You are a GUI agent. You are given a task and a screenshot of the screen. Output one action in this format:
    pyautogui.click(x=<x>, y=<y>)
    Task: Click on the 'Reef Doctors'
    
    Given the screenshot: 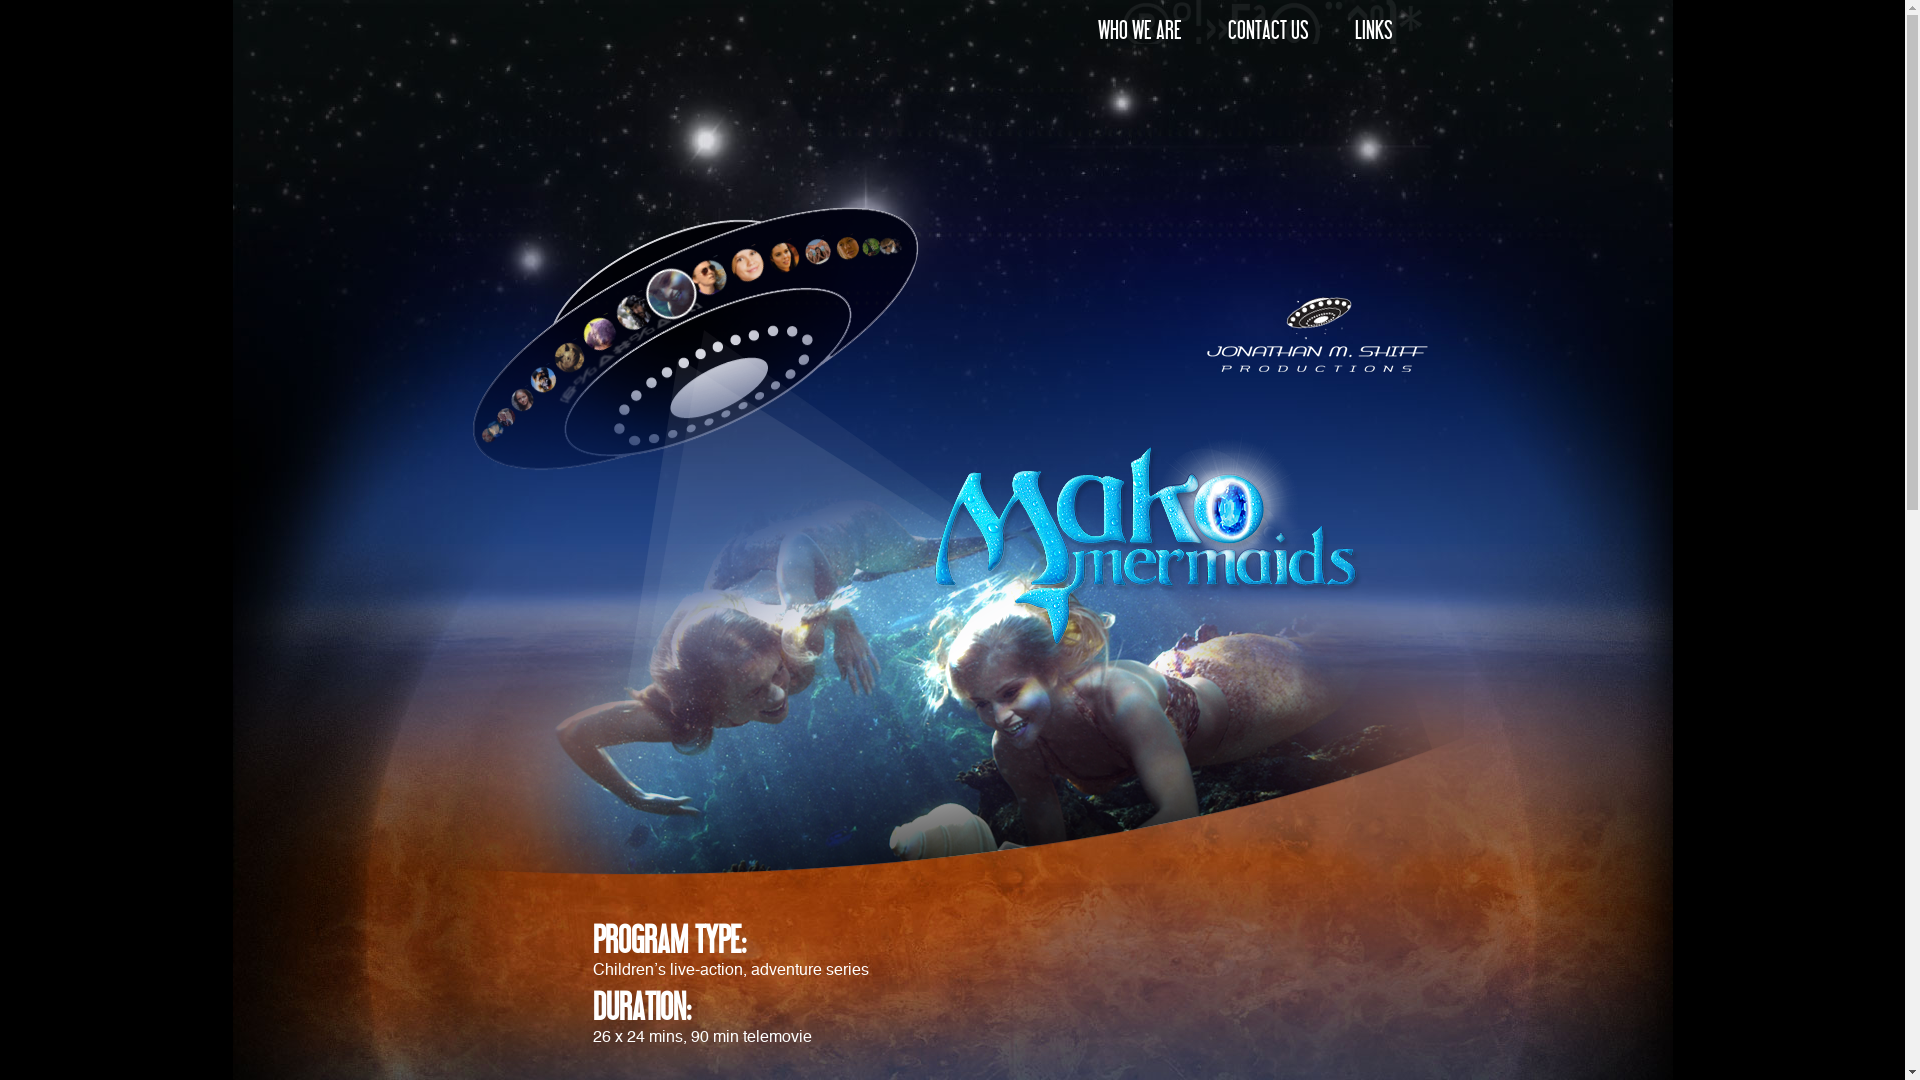 What is the action you would take?
    pyautogui.click(x=702, y=277)
    